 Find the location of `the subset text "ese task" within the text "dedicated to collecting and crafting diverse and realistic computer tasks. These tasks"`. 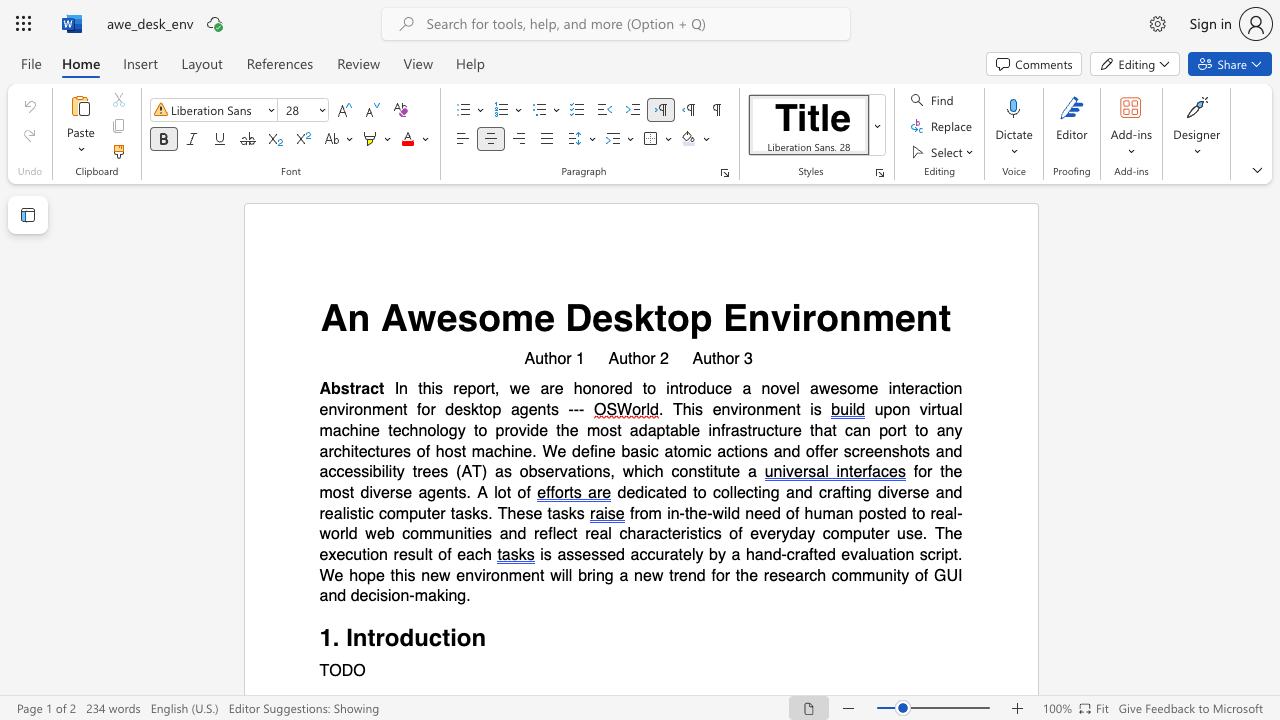

the subset text "ese task" within the text "dedicated to collecting and crafting diverse and realistic computer tasks. These tasks" is located at coordinates (516, 512).